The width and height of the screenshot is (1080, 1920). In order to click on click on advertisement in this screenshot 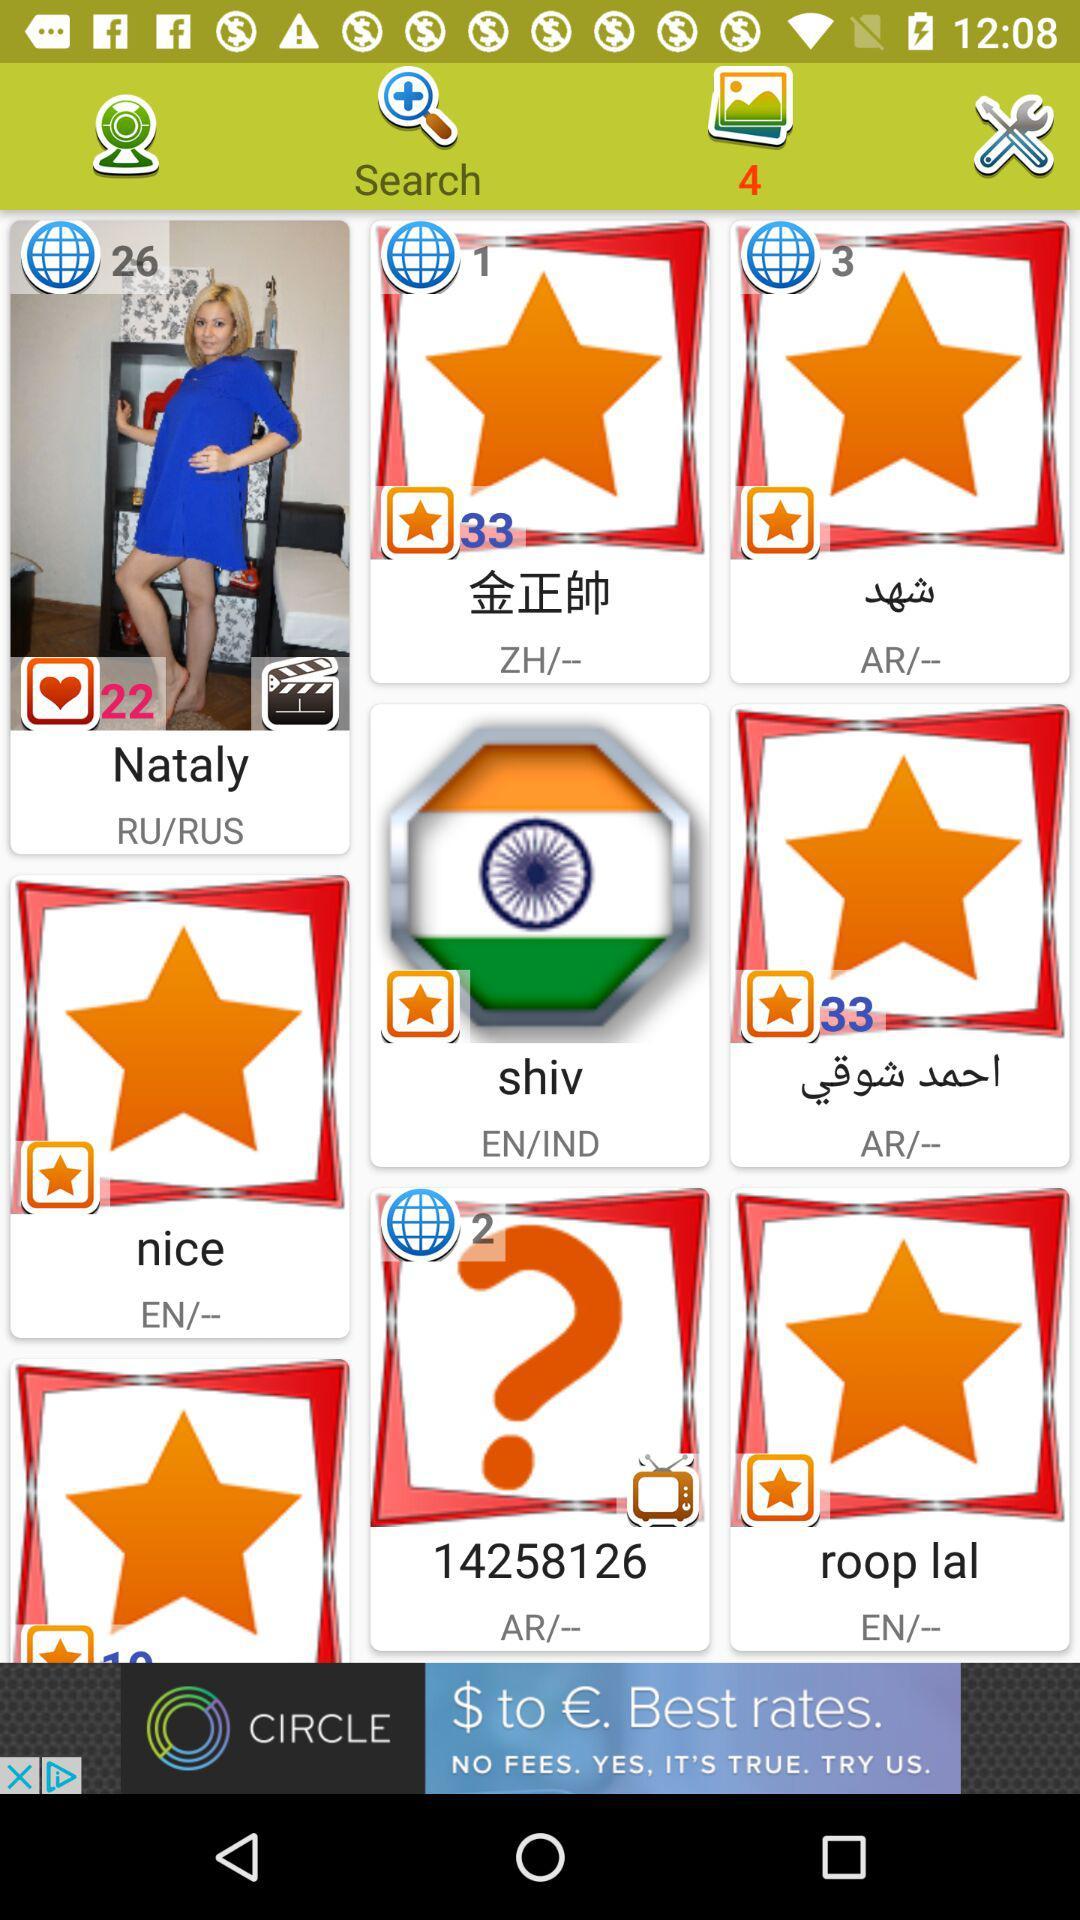, I will do `click(540, 1727)`.